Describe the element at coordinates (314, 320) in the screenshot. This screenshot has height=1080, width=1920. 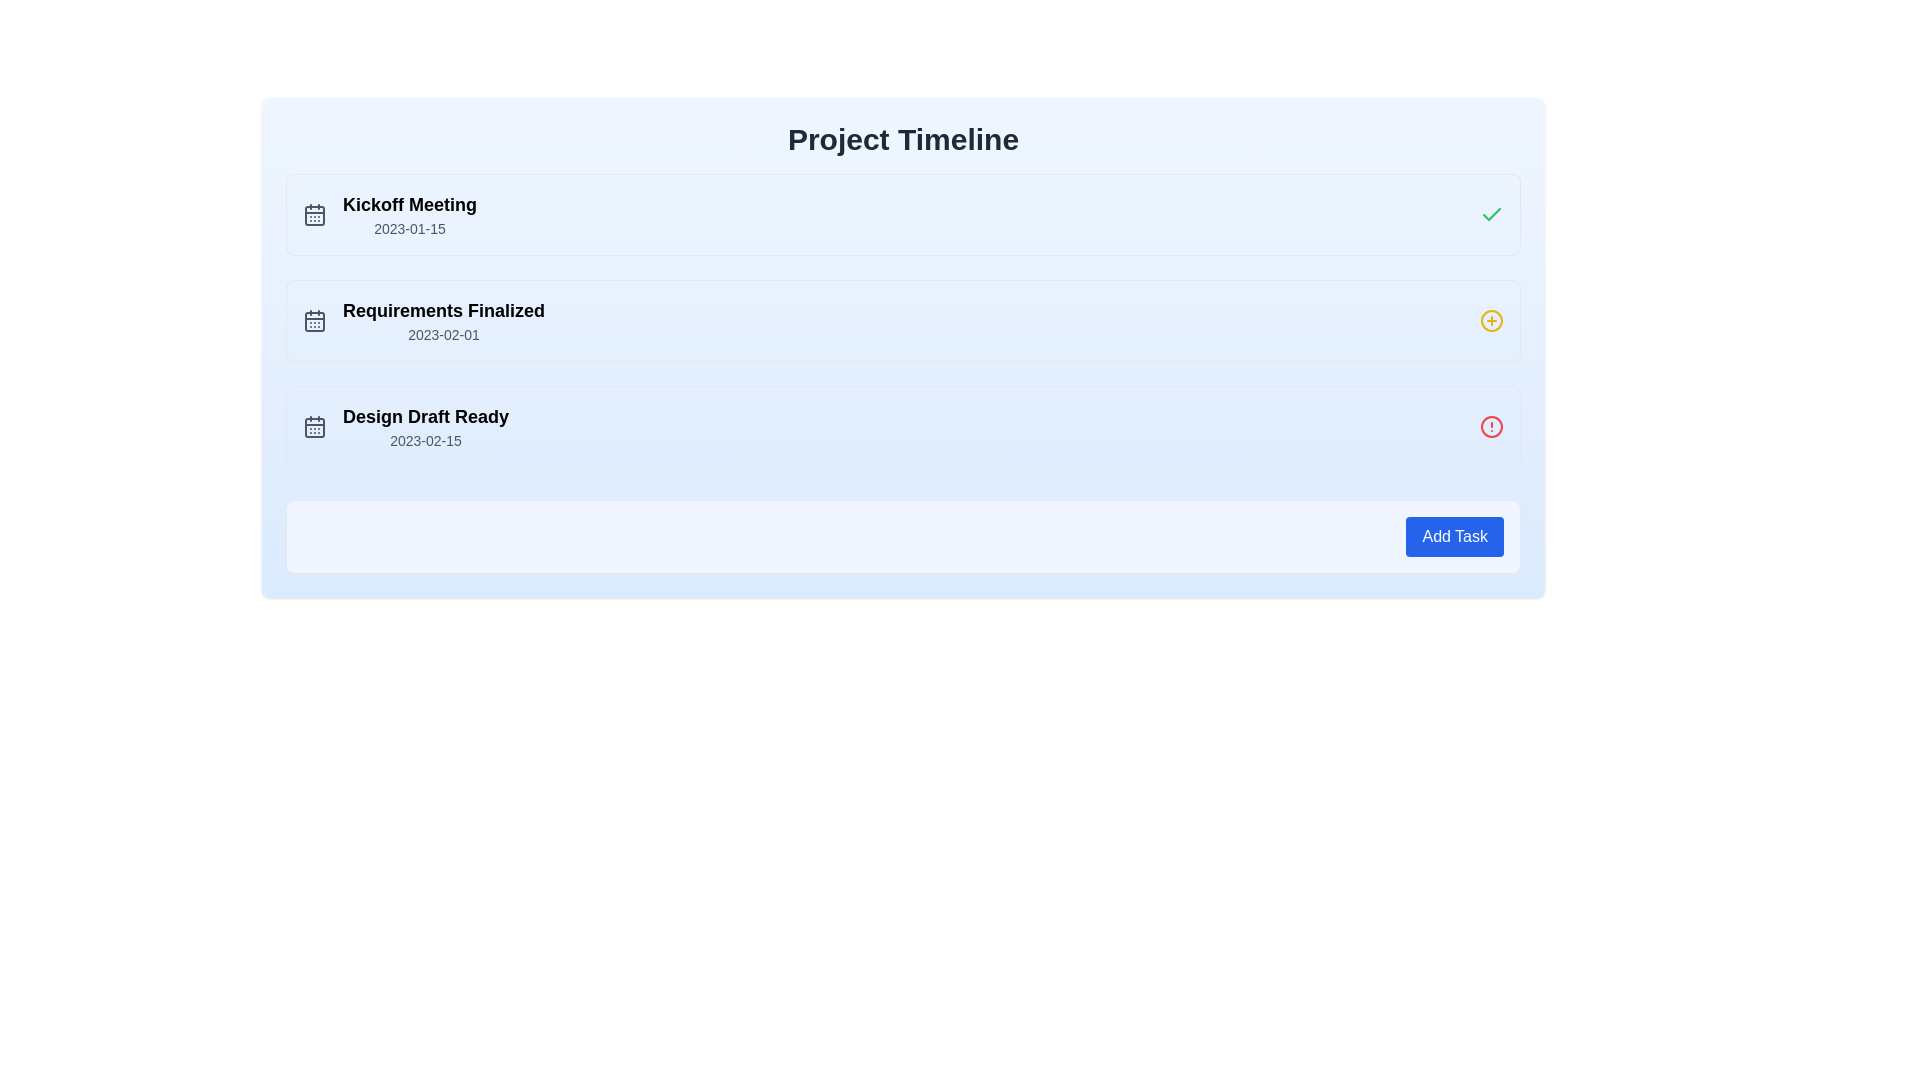
I see `the rounded rectangular SVG element inside the calendar icon next to the text 'Requirements Finalized' in the timeline list` at that location.